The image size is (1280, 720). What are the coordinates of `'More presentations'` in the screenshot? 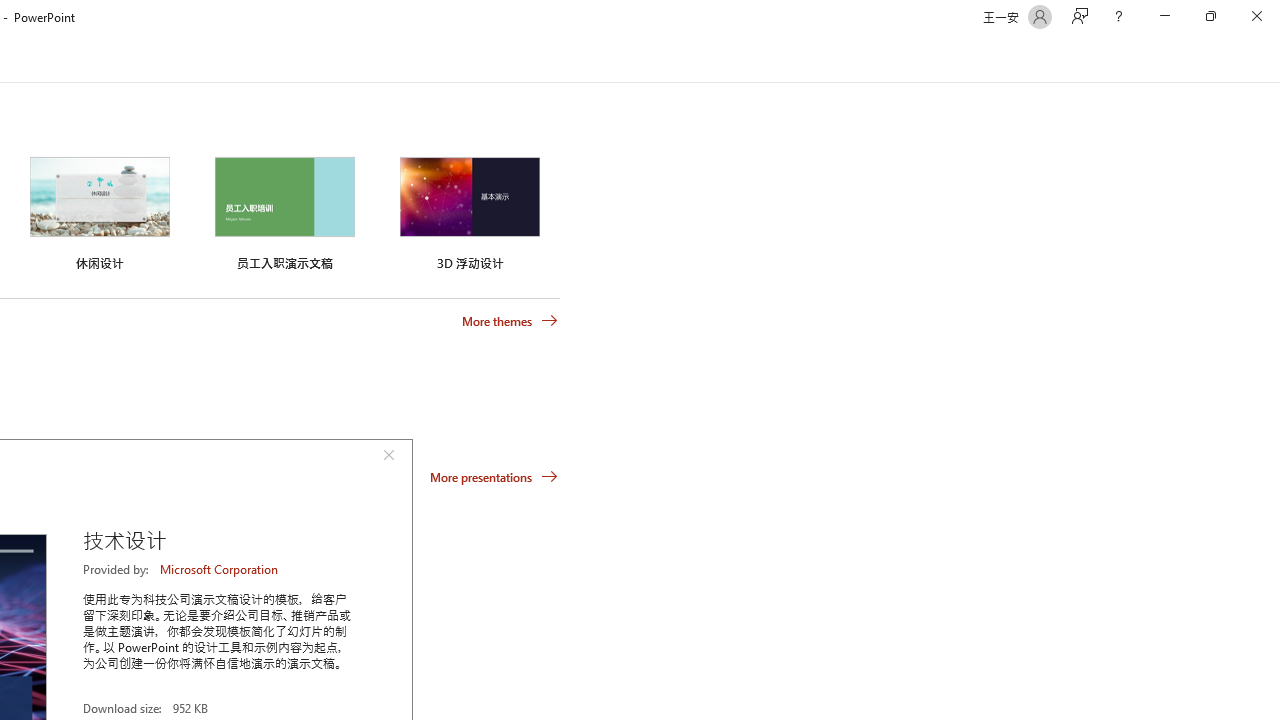 It's located at (494, 477).